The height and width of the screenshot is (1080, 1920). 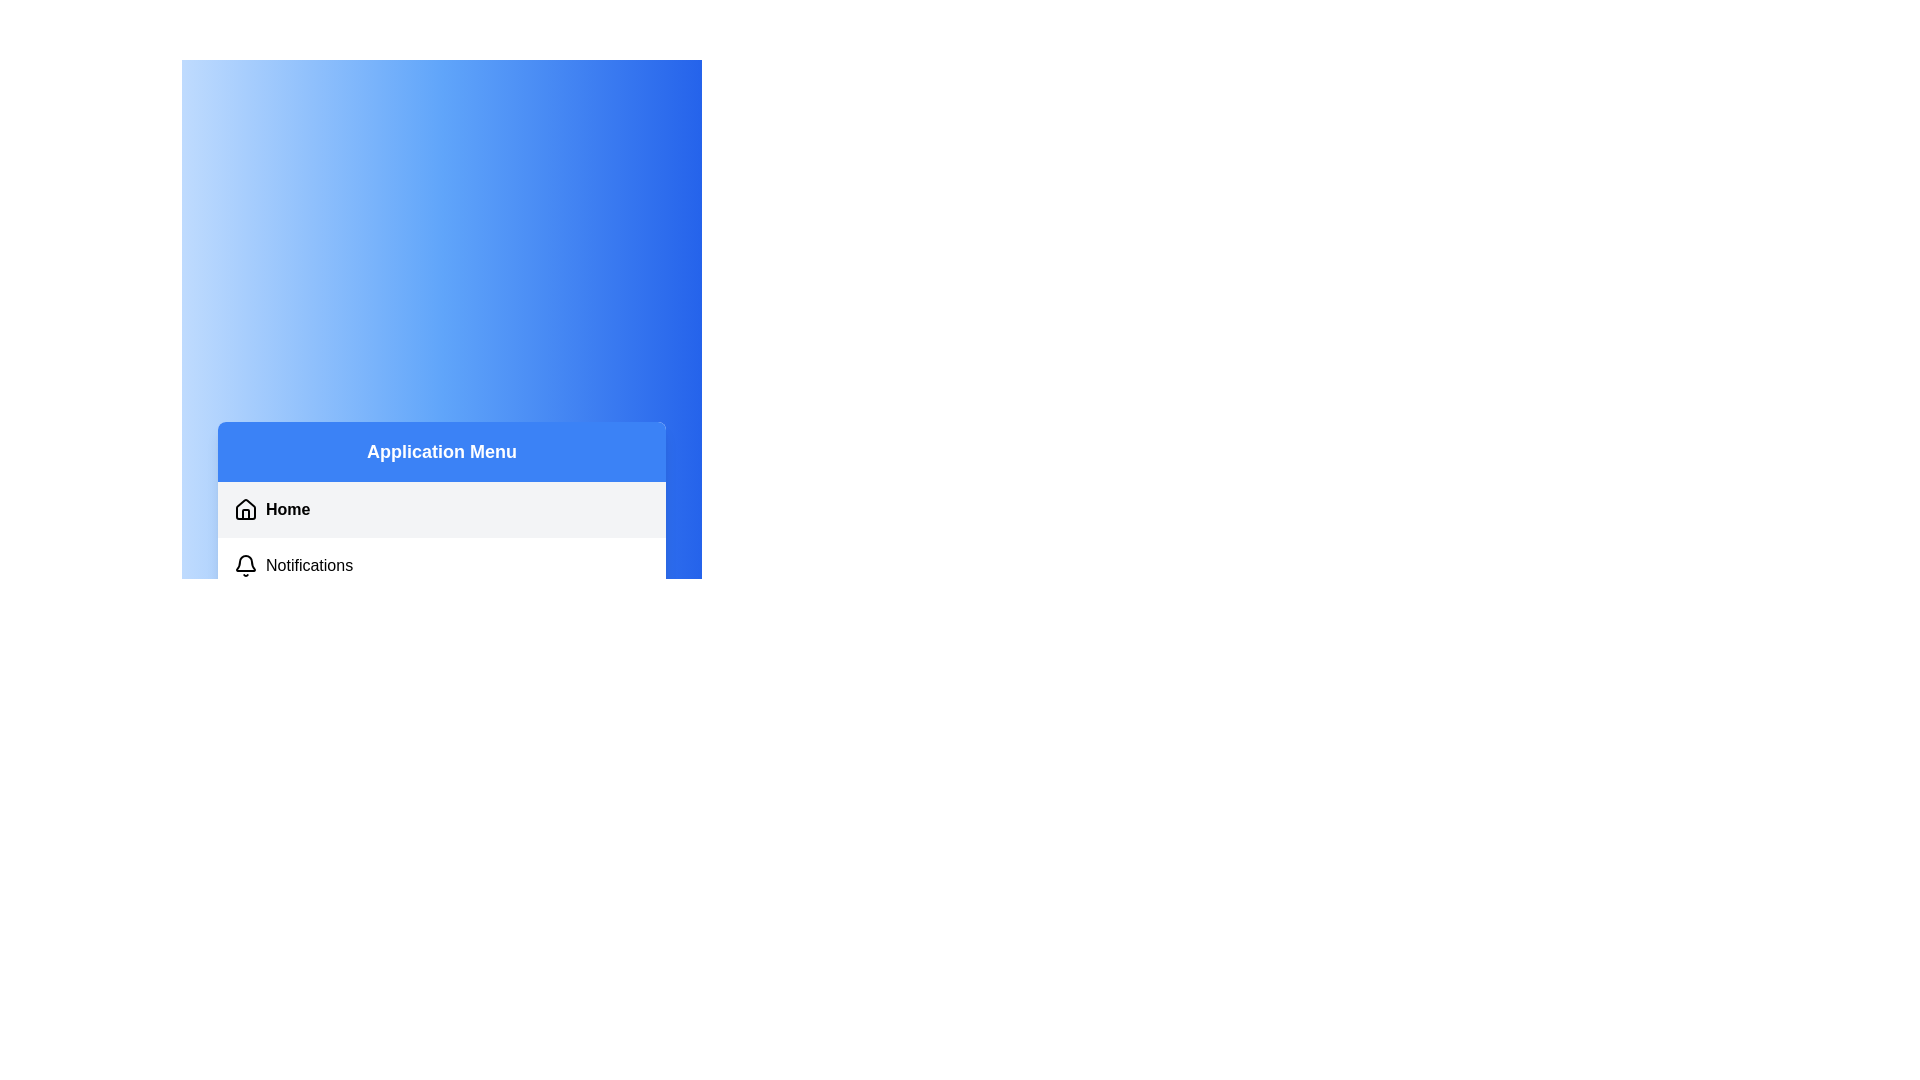 I want to click on the menu item Notifications, so click(x=440, y=566).